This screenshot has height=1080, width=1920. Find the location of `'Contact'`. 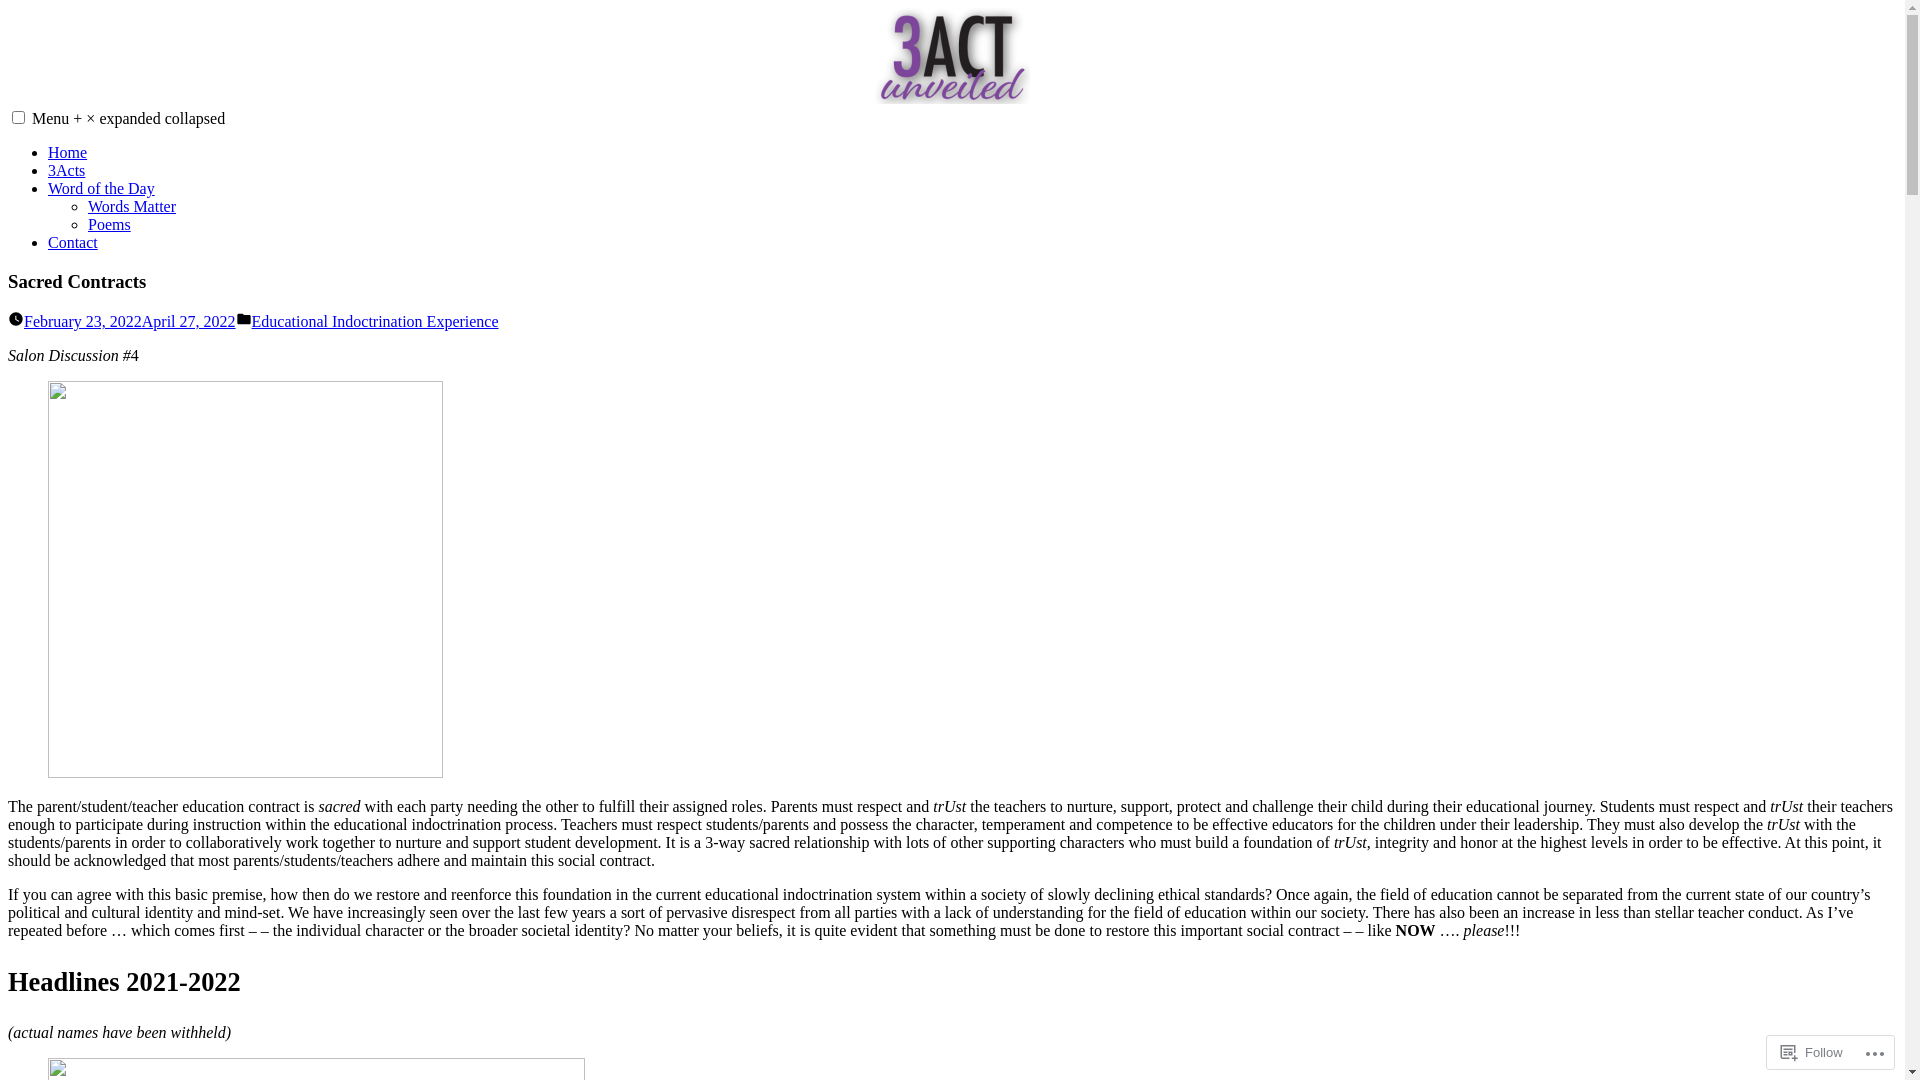

'Contact' is located at coordinates (48, 241).